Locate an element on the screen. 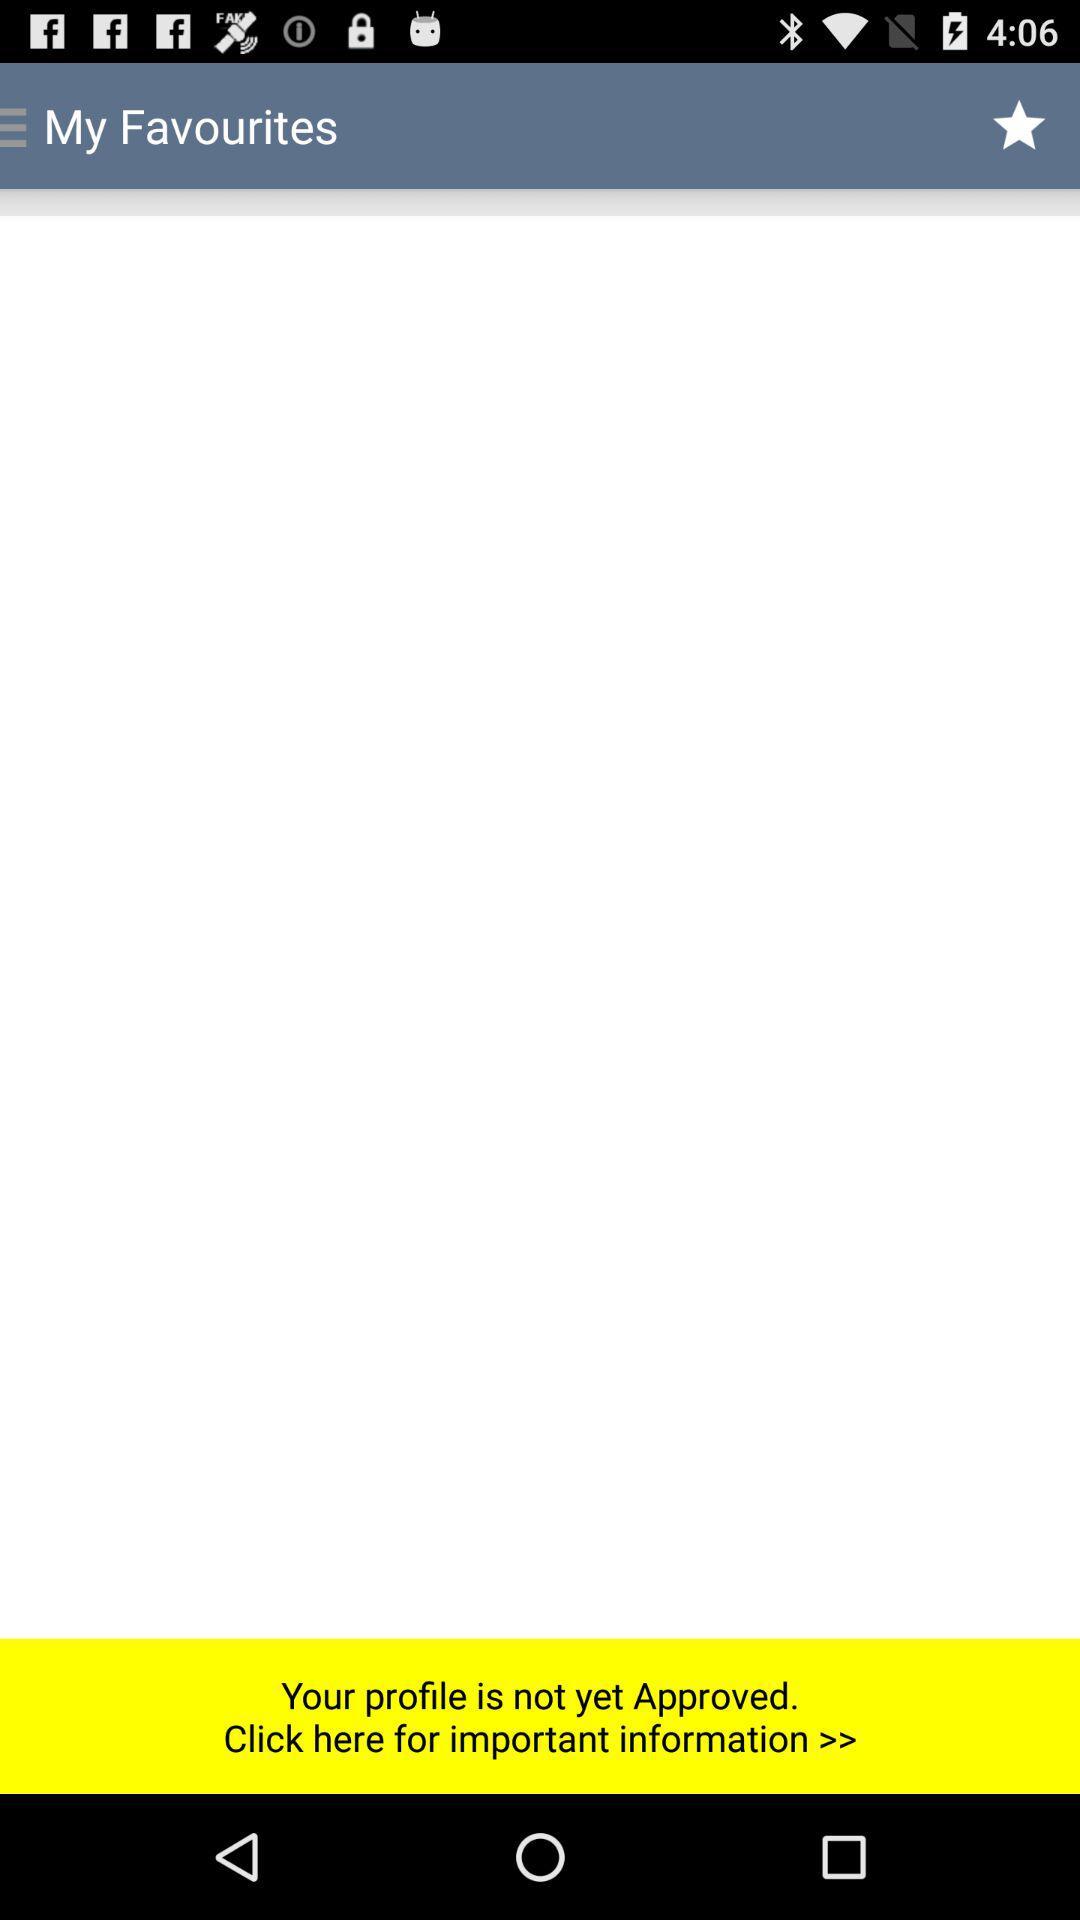  the your profile is button is located at coordinates (540, 1715).